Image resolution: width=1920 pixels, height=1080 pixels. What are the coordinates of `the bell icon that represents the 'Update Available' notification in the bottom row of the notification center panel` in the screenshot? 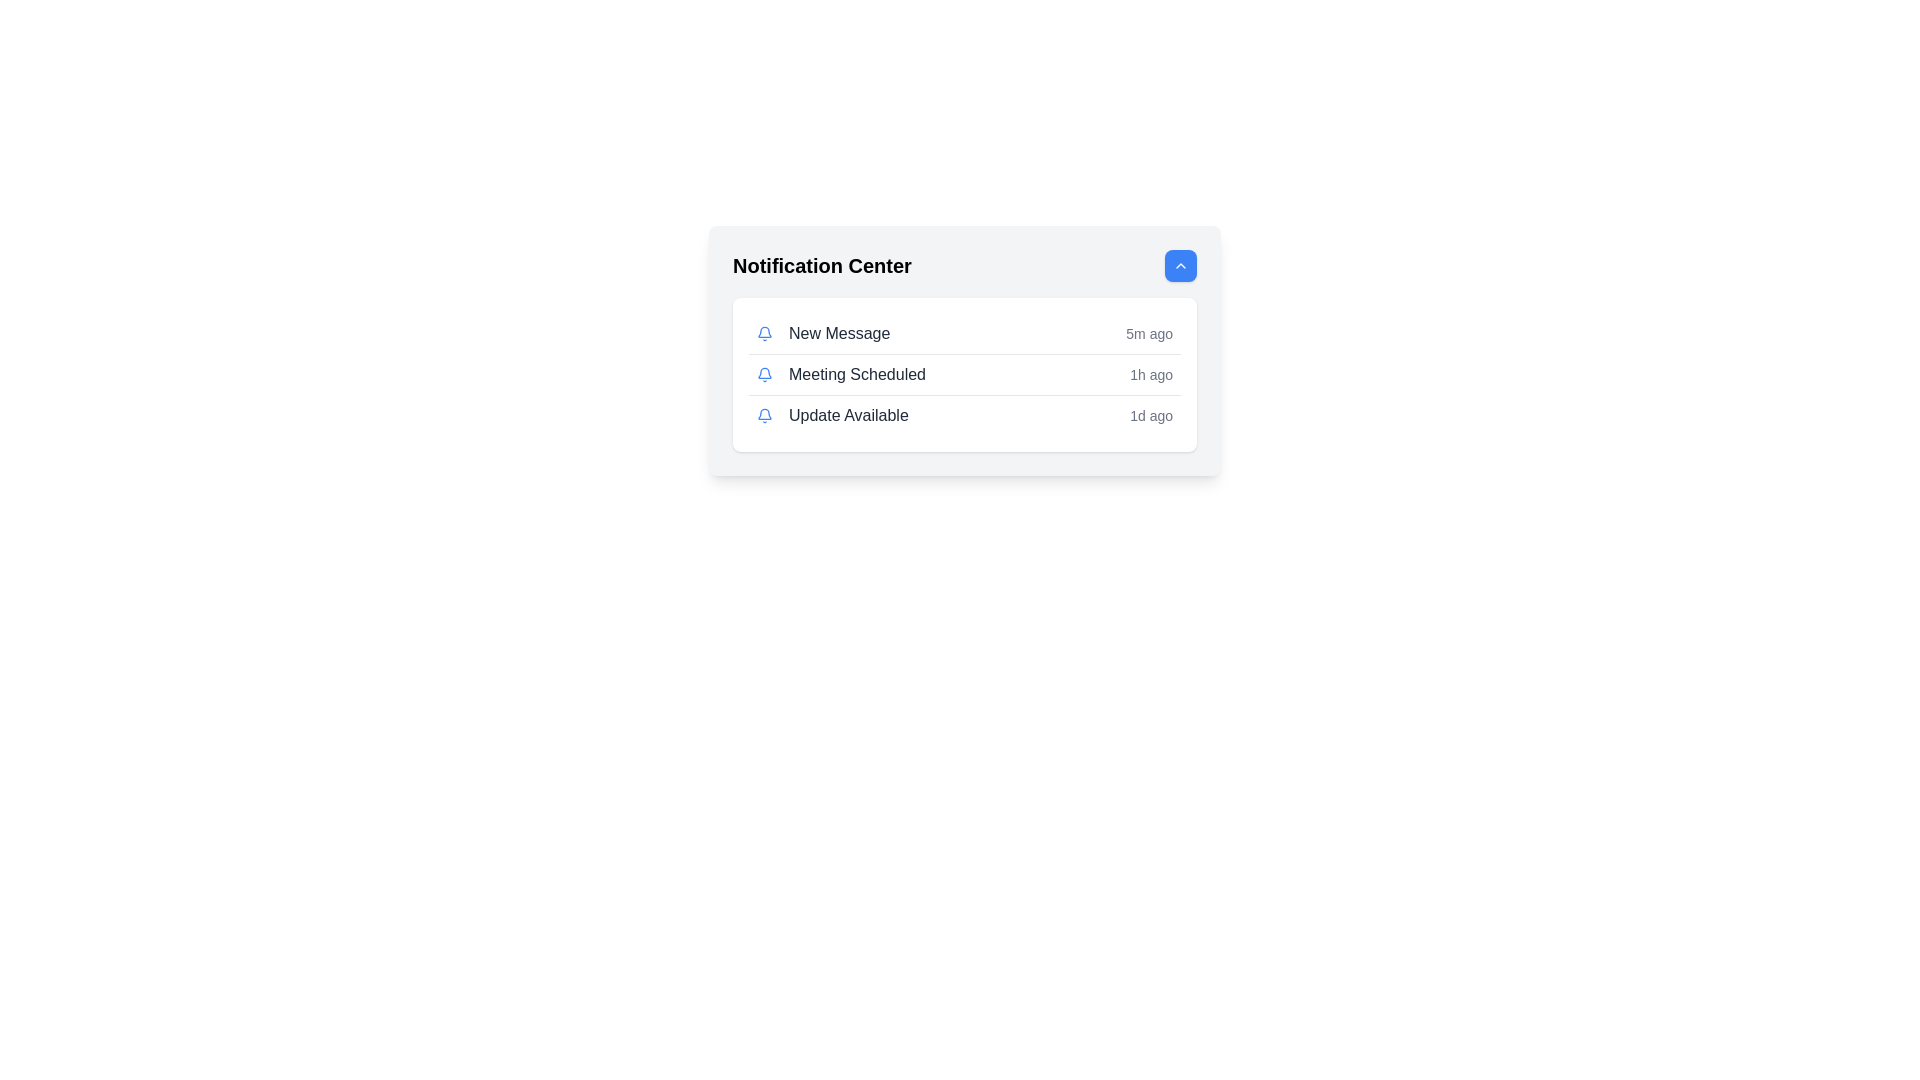 It's located at (763, 415).